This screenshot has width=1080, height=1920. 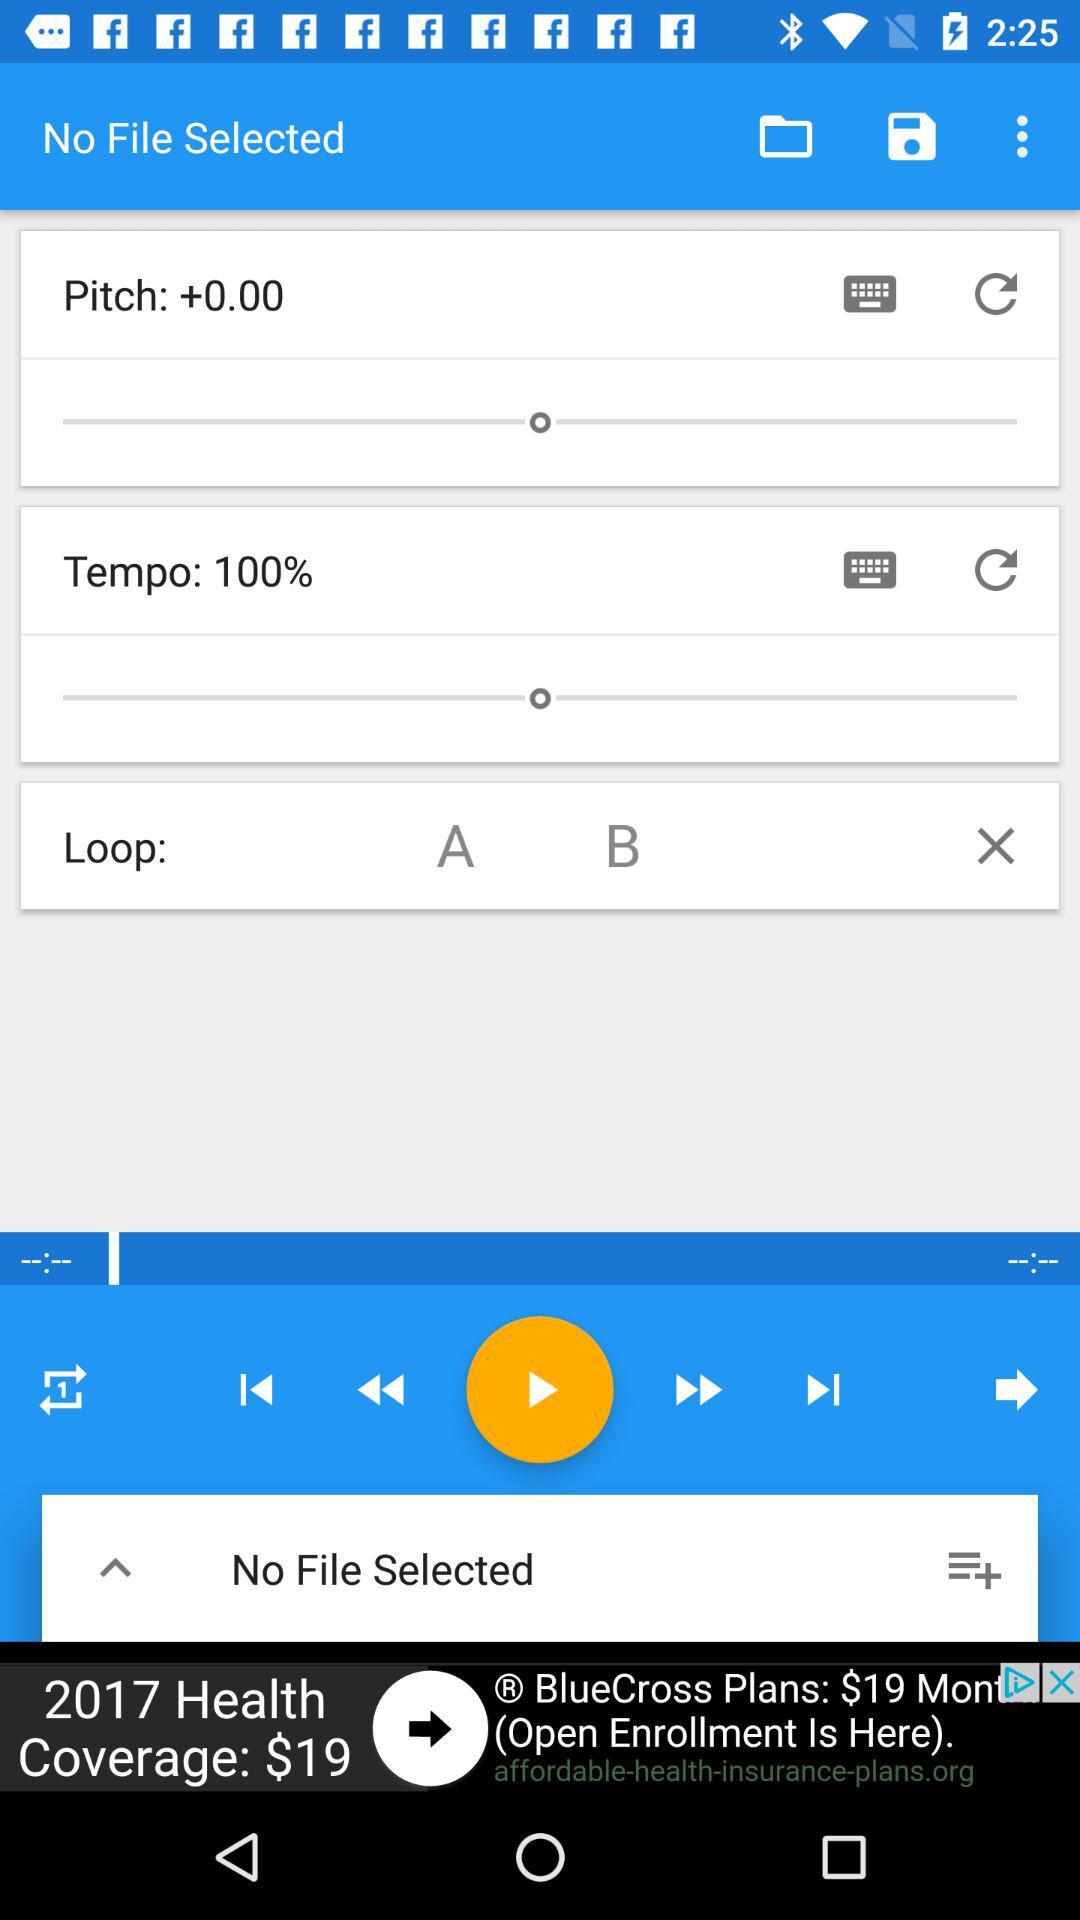 What do you see at coordinates (1017, 1388) in the screenshot?
I see `next page` at bounding box center [1017, 1388].